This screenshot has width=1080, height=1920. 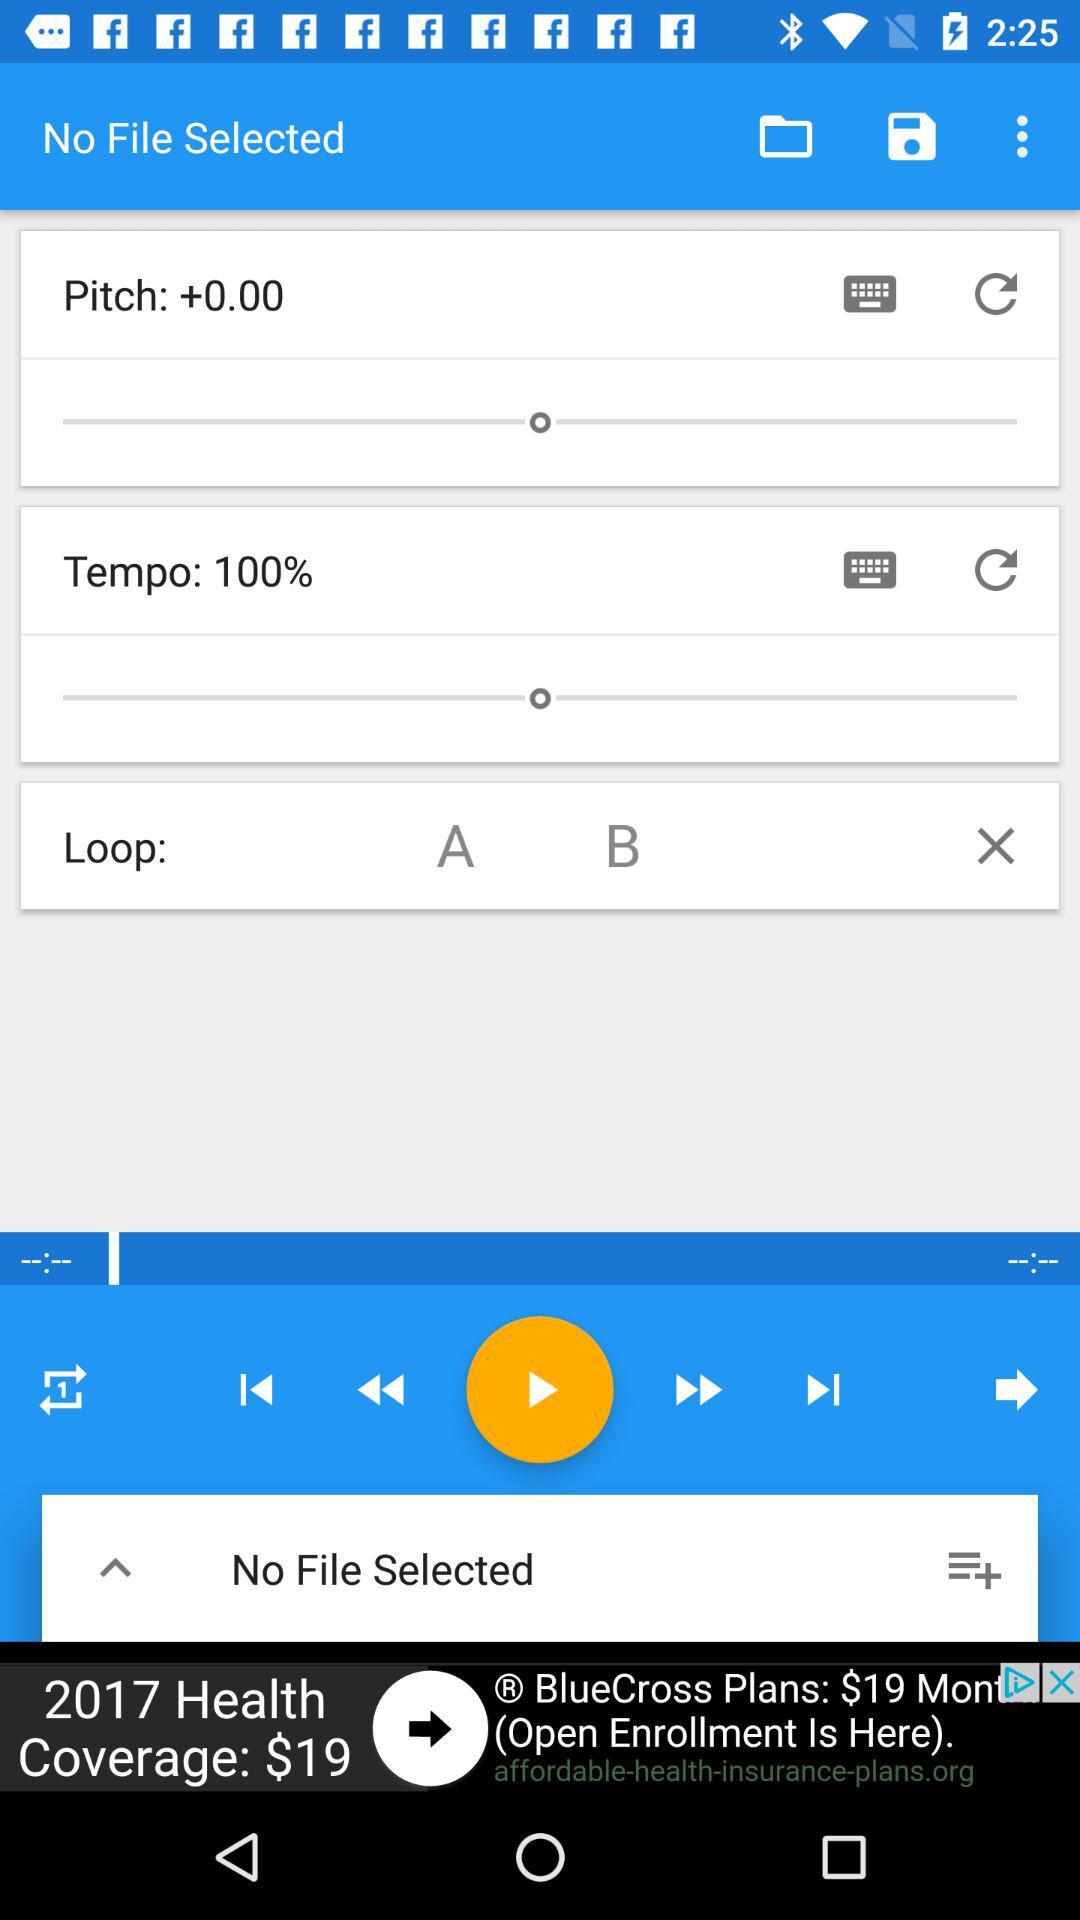 What do you see at coordinates (1017, 1388) in the screenshot?
I see `next page` at bounding box center [1017, 1388].